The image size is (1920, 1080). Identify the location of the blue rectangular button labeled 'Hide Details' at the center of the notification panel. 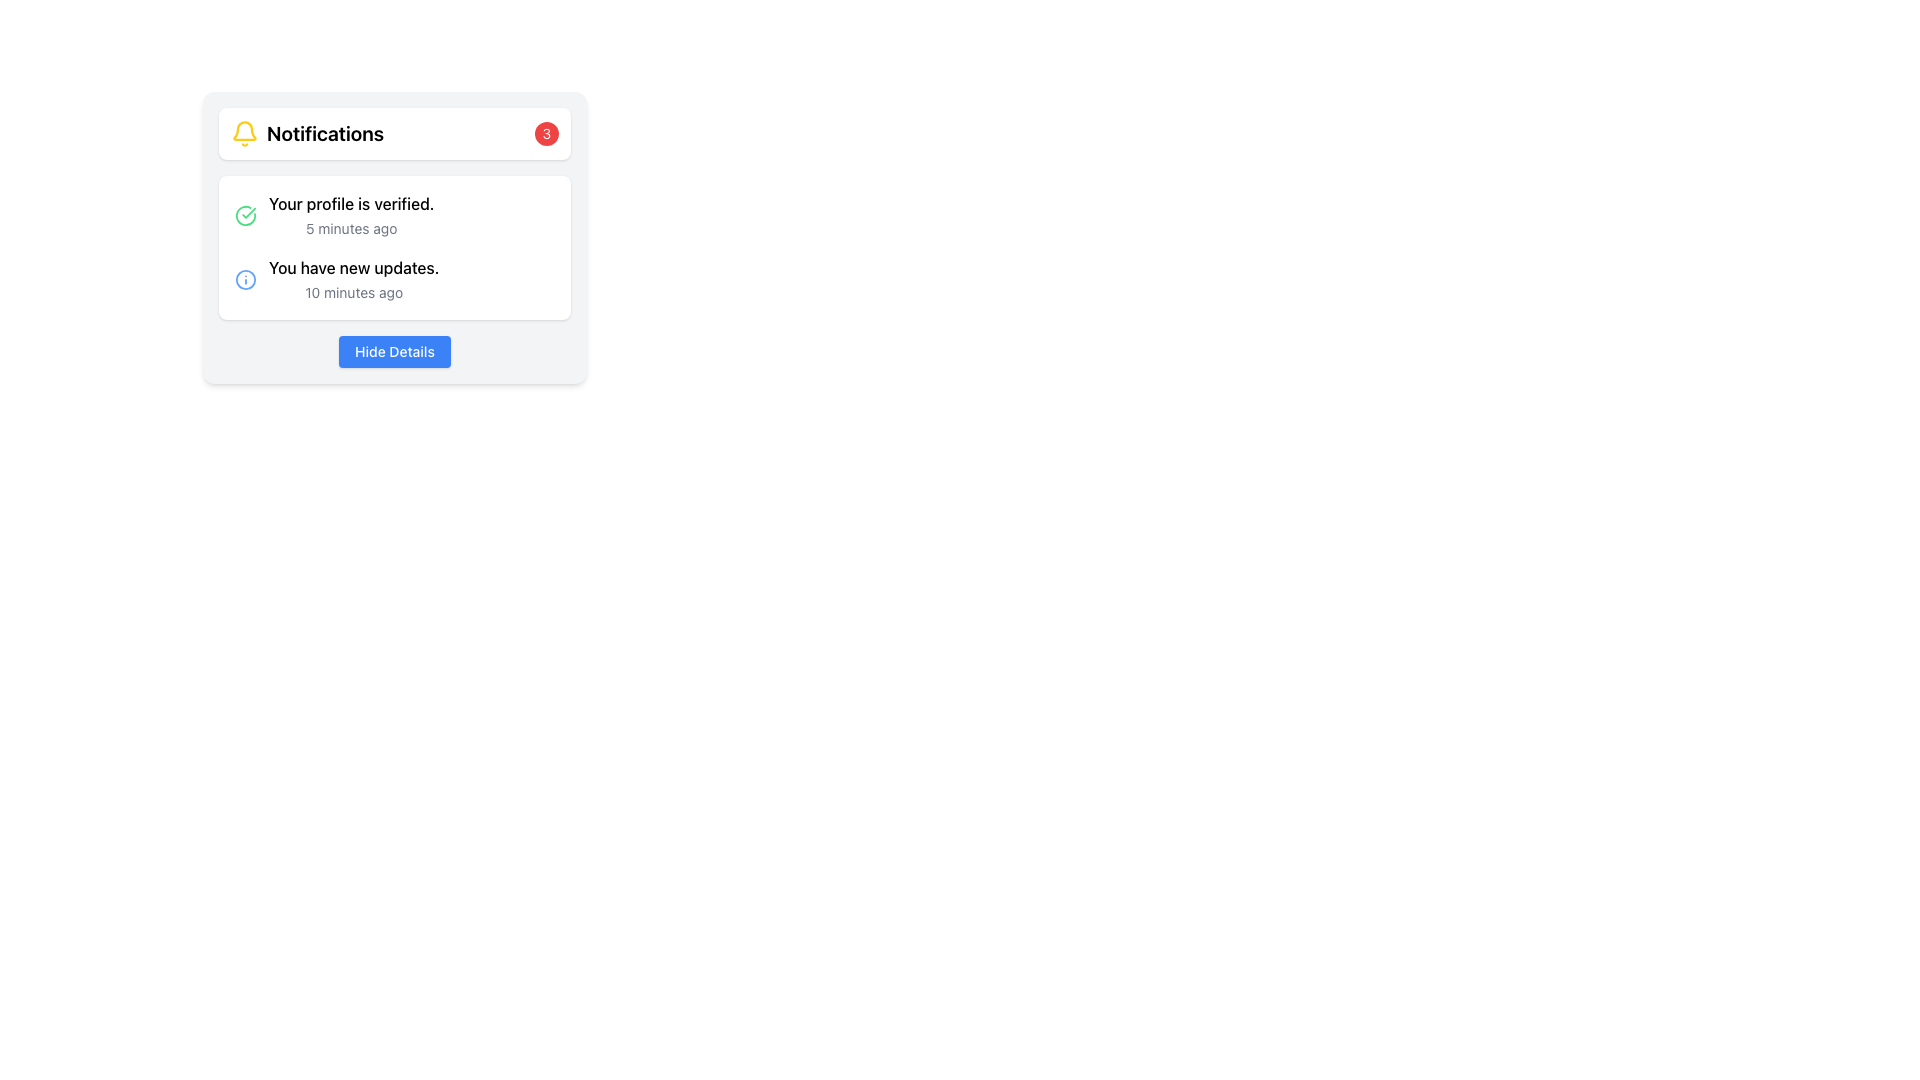
(394, 350).